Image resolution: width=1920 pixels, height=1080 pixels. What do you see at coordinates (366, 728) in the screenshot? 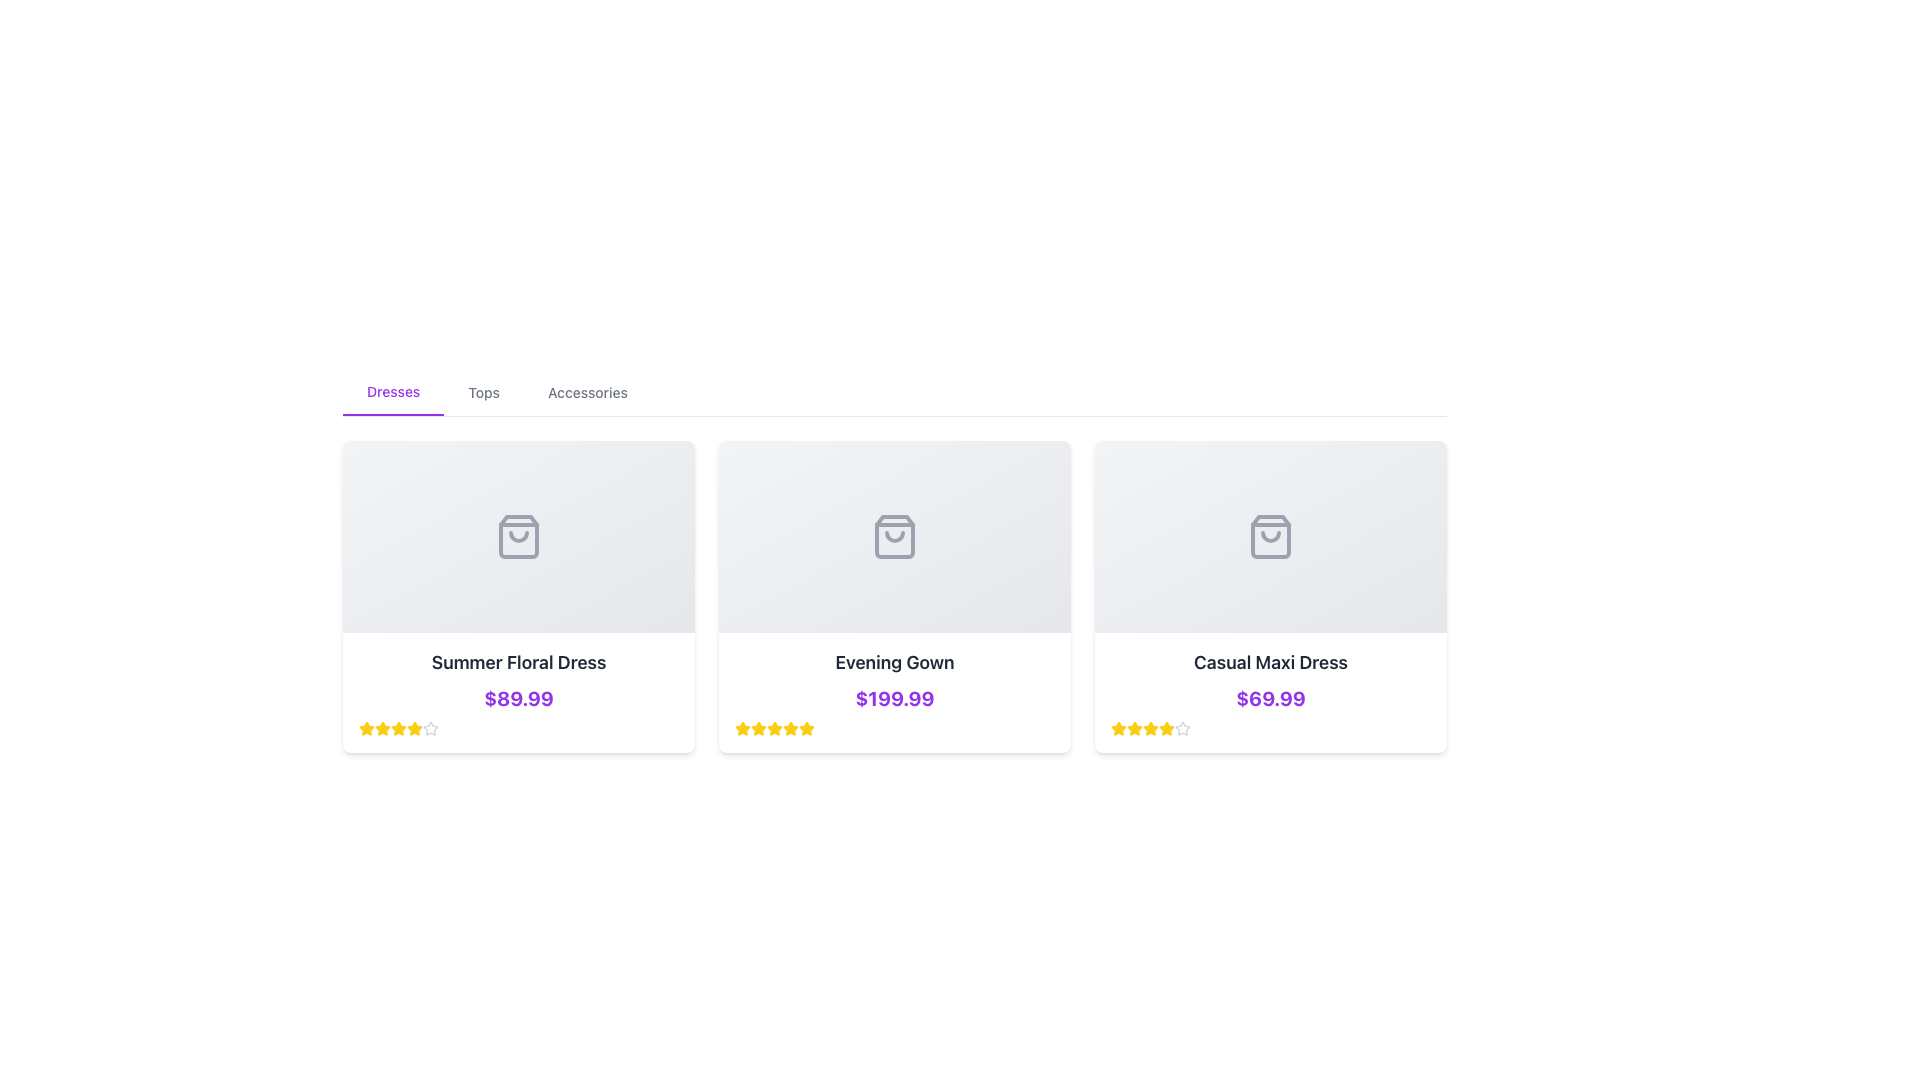
I see `the fourth star icon in the rating system below the 'Summer Floral Dress' text to adjust the product rating` at bounding box center [366, 728].